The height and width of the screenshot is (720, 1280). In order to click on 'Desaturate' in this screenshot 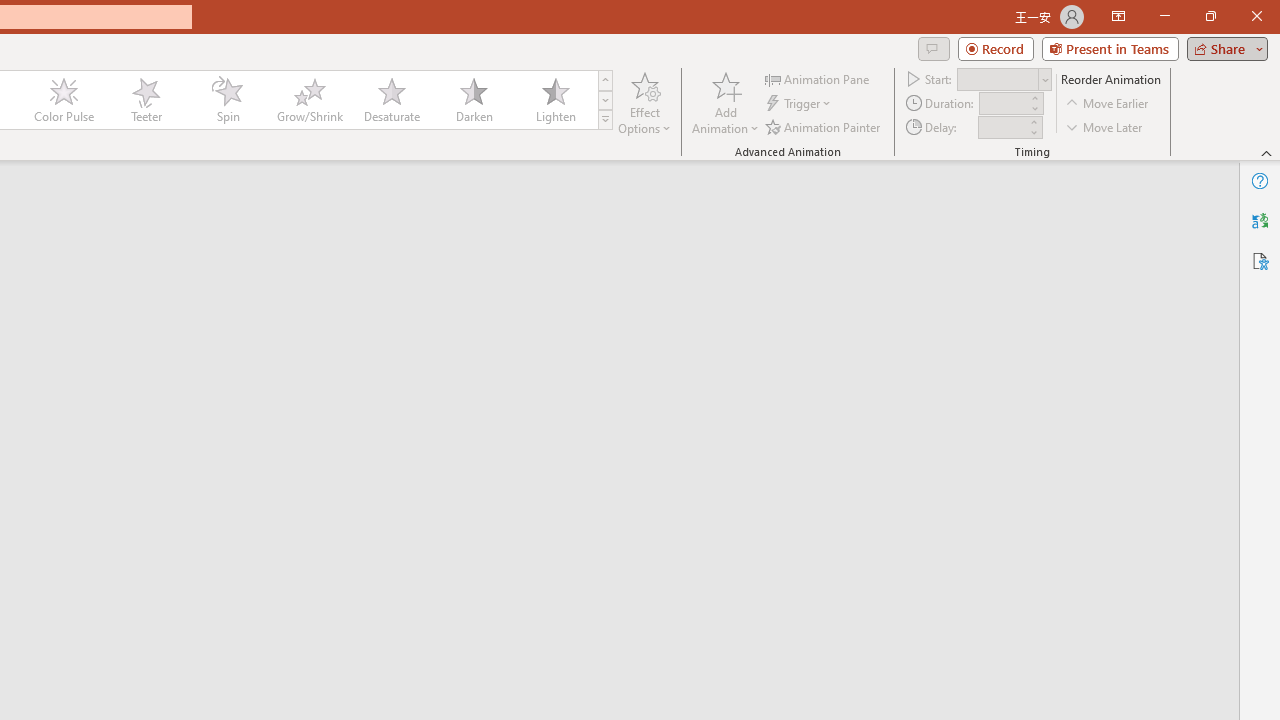, I will do `click(391, 100)`.